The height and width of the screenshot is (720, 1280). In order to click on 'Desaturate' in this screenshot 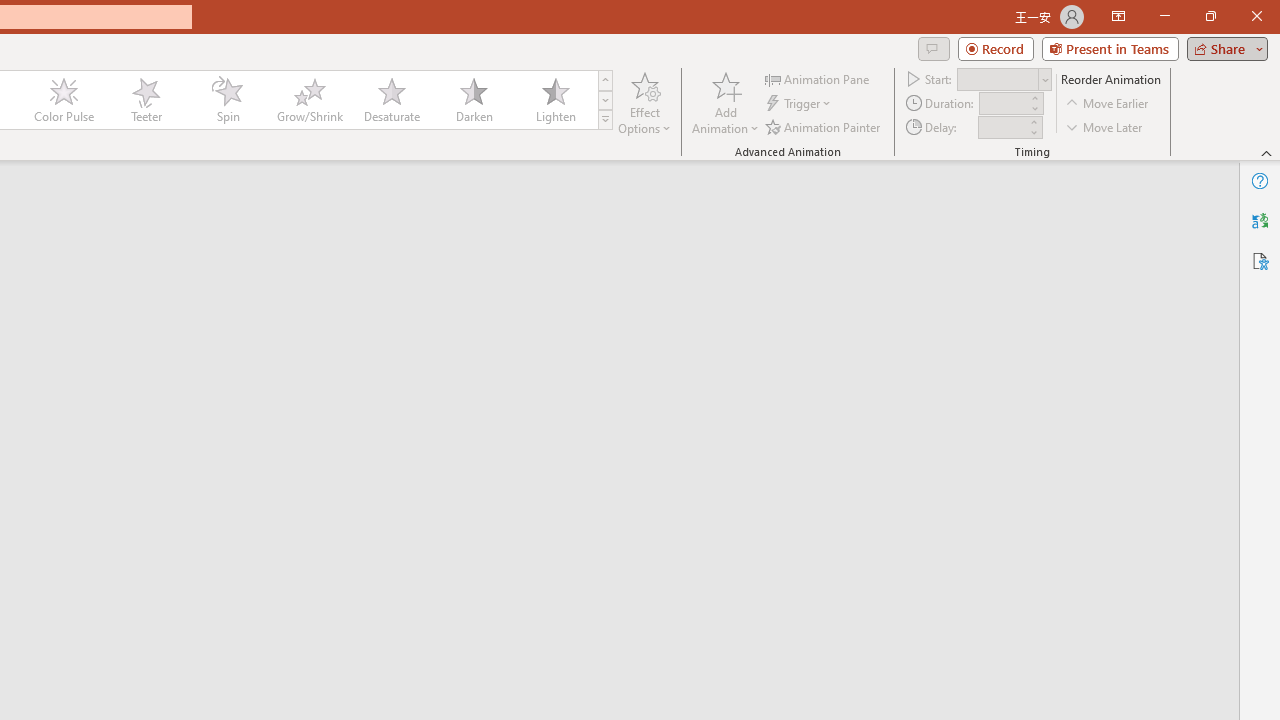, I will do `click(391, 100)`.